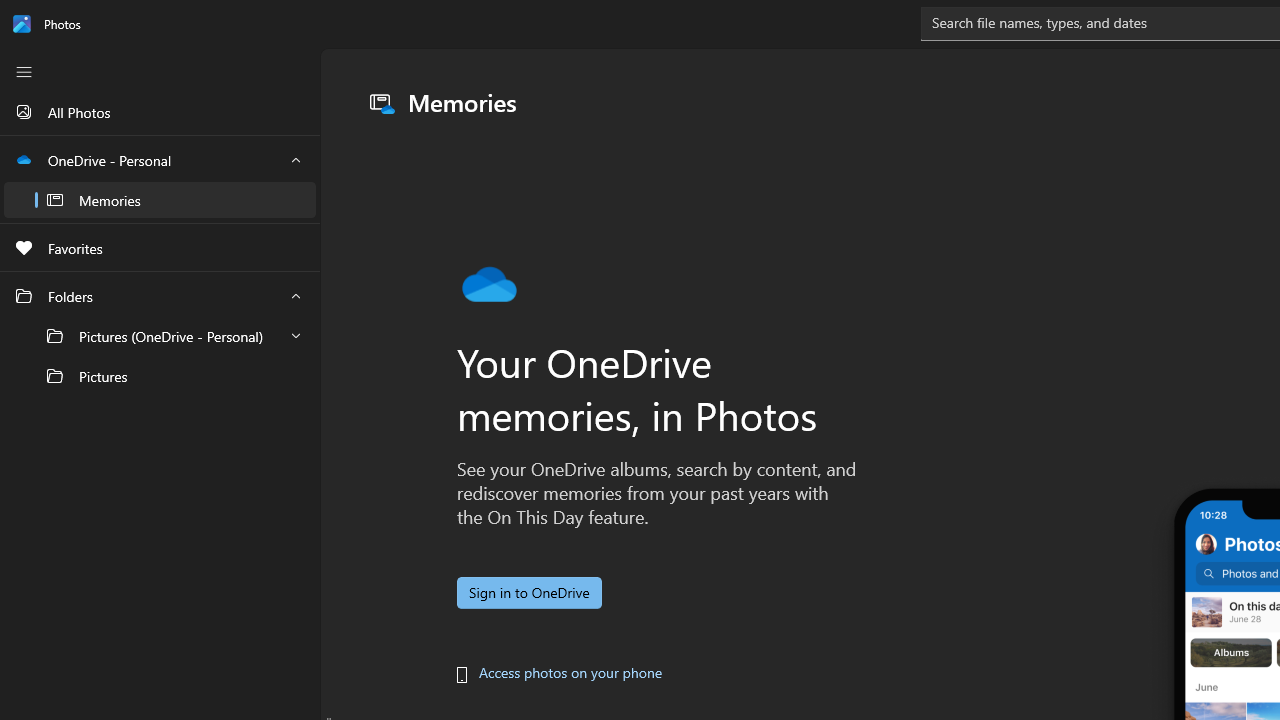 The height and width of the screenshot is (720, 1280). Describe the element at coordinates (160, 112) in the screenshot. I see `'All Photos'` at that location.